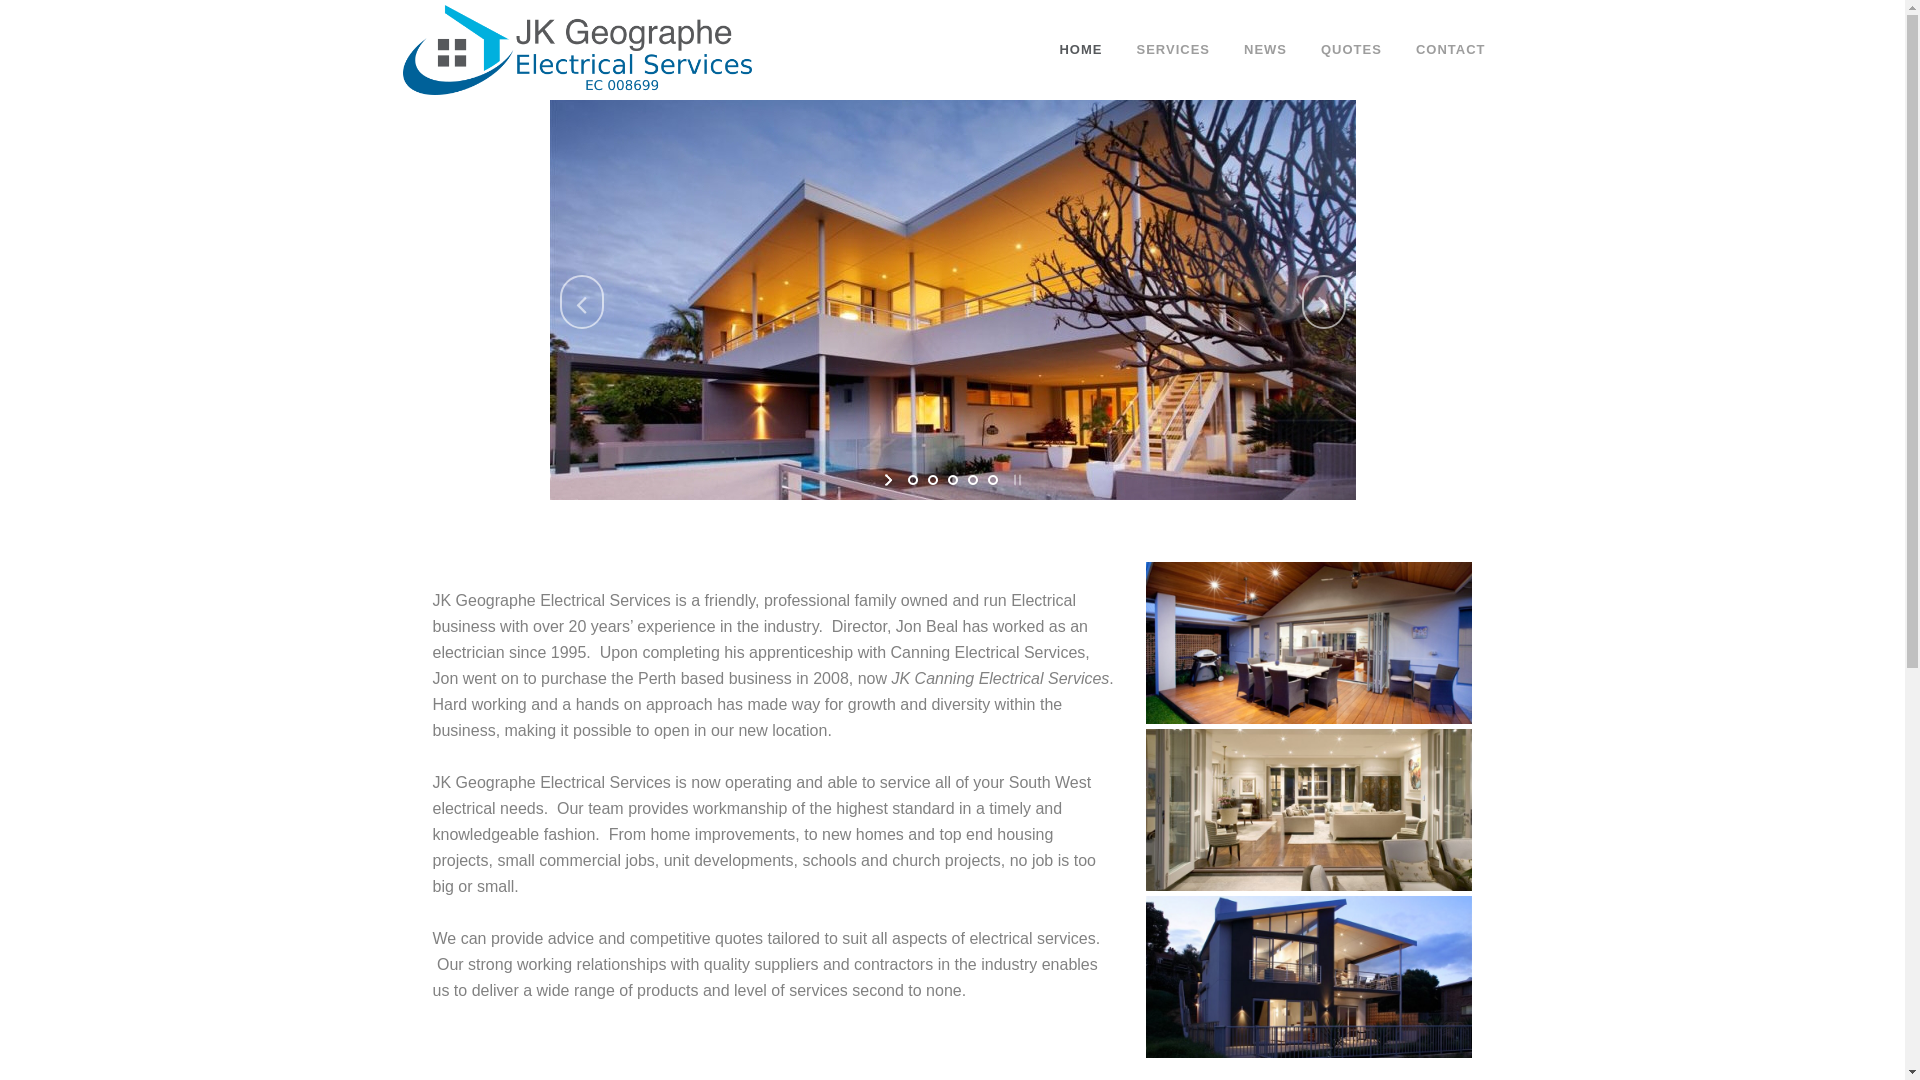 This screenshot has width=1920, height=1080. What do you see at coordinates (1079, 49) in the screenshot?
I see `'HOME'` at bounding box center [1079, 49].